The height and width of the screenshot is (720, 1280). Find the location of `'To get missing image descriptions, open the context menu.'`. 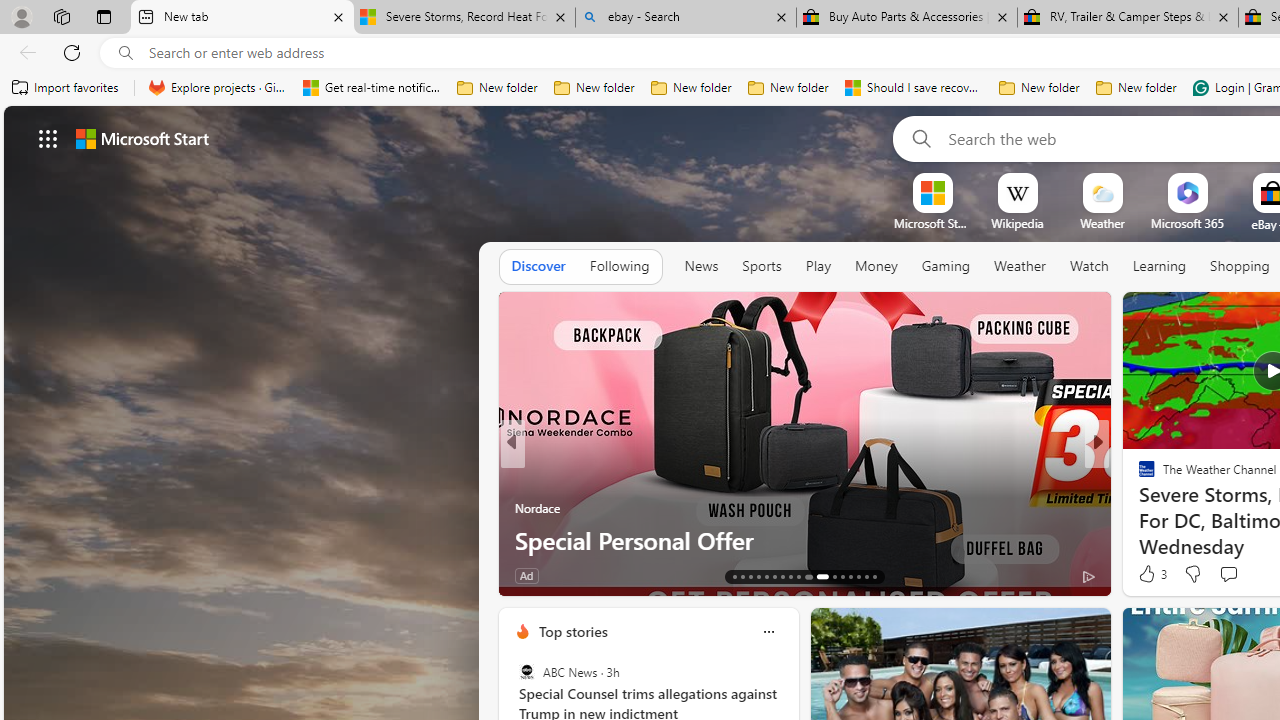

'To get missing image descriptions, open the context menu.' is located at coordinates (931, 192).